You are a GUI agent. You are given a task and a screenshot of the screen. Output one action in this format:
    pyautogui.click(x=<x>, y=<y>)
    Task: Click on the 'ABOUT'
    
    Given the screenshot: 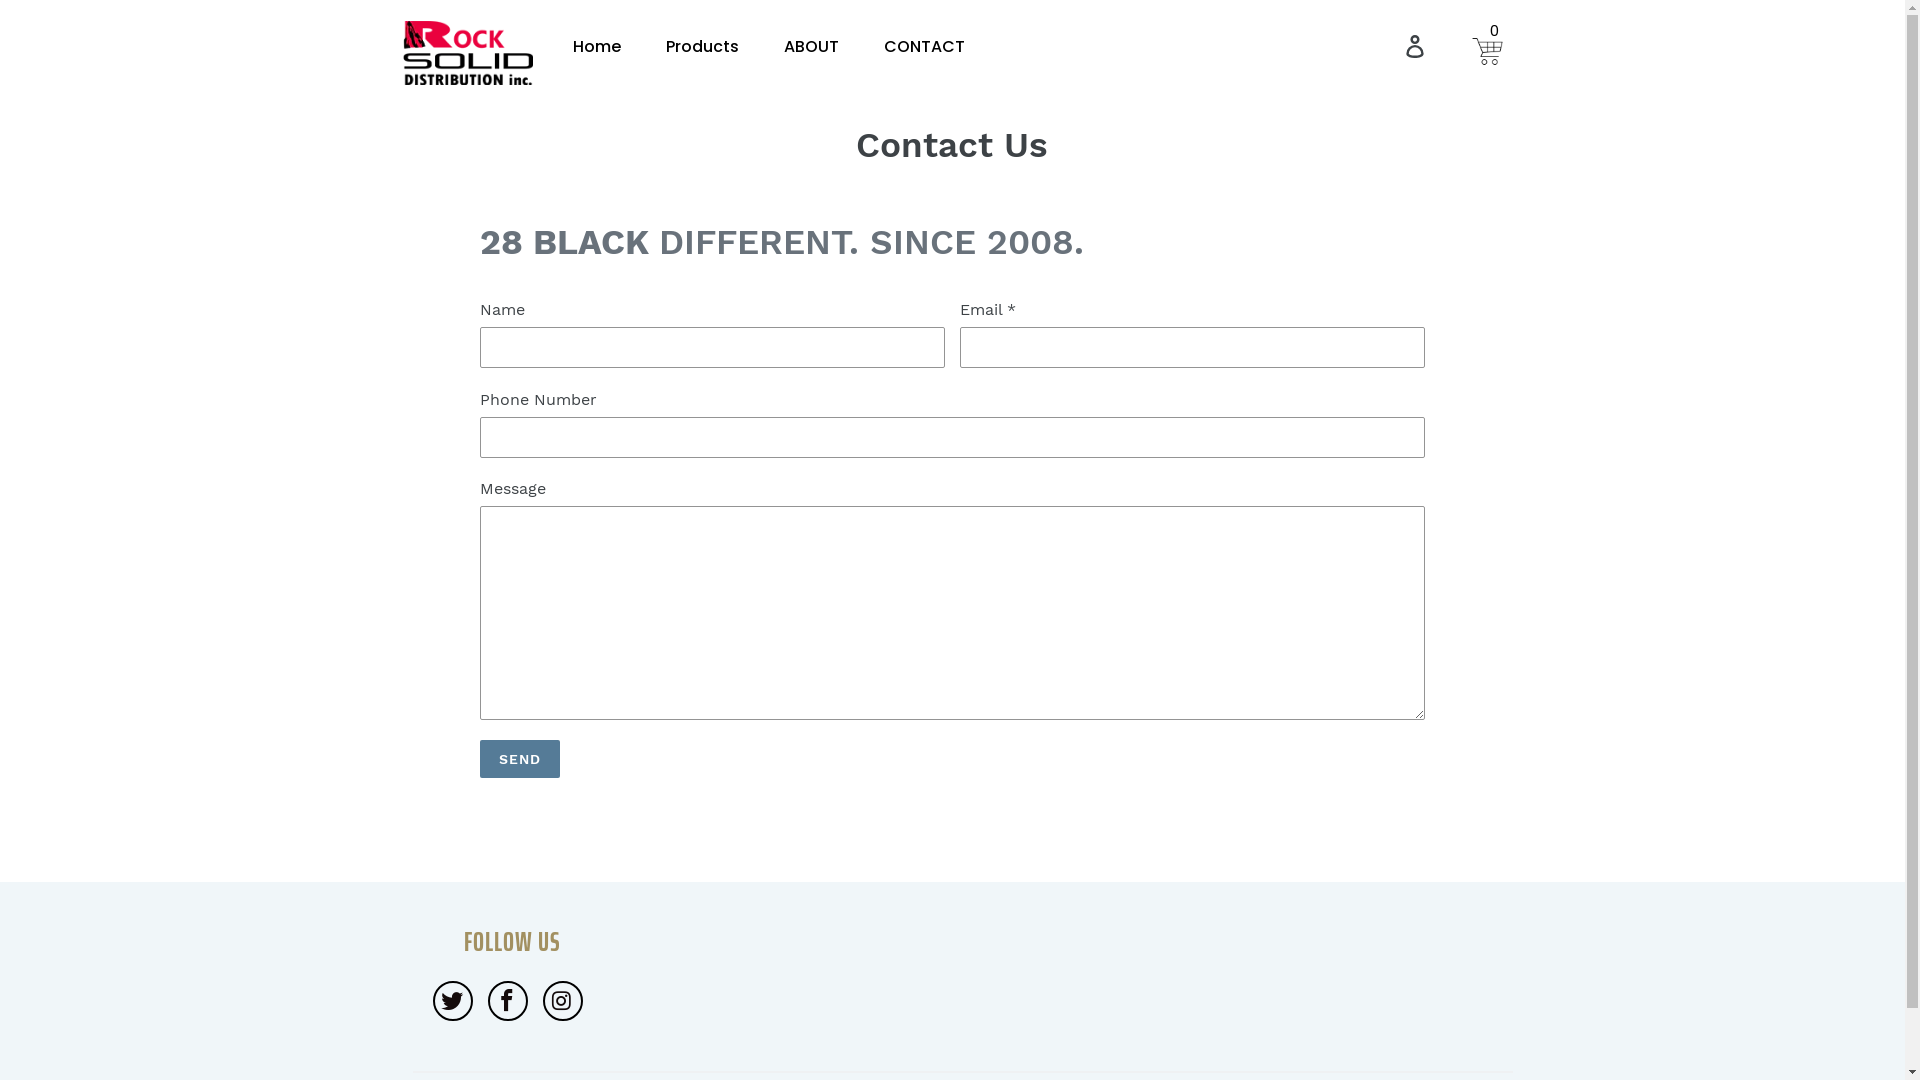 What is the action you would take?
    pyautogui.click(x=782, y=45)
    